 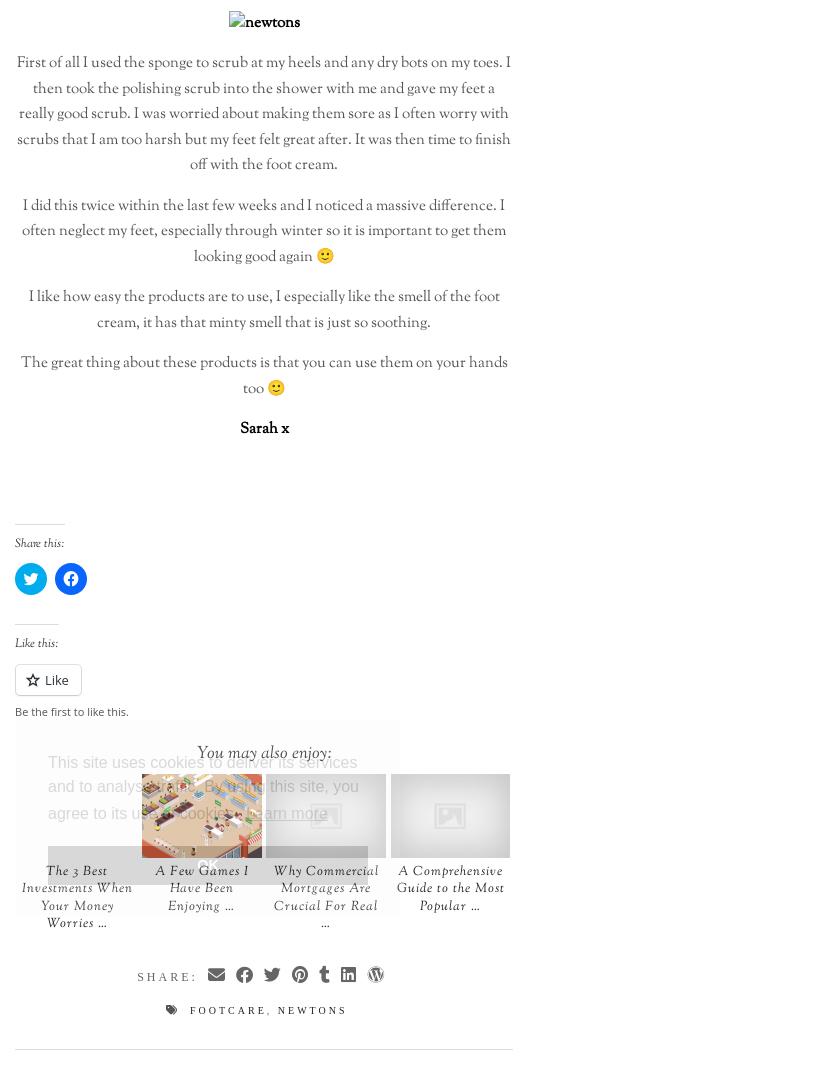 What do you see at coordinates (196, 751) in the screenshot?
I see `'You may also enjoy:'` at bounding box center [196, 751].